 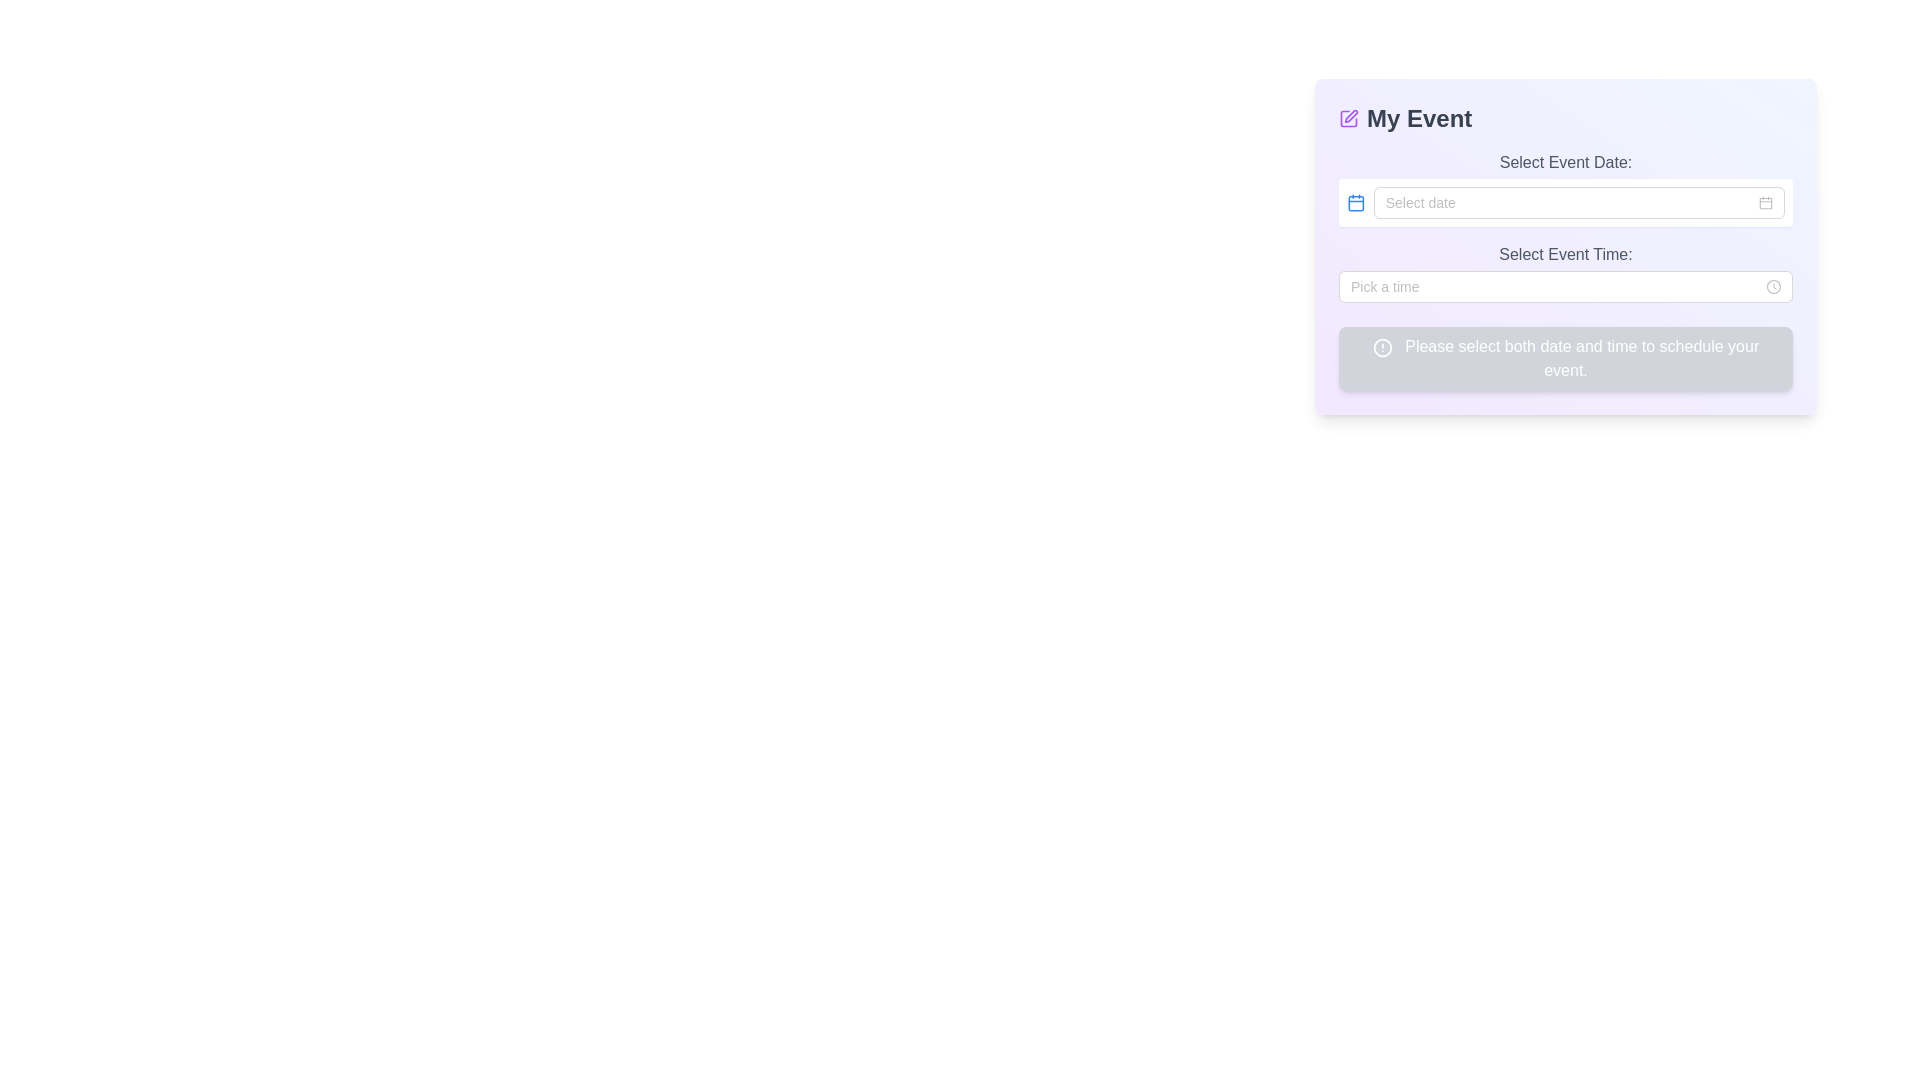 I want to click on a time from the dropdown menu of the Time picker input field labeled 'Select Event Time', which is styled with a placeholder text 'Pick a time' and a clock icon on the right, so click(x=1564, y=286).